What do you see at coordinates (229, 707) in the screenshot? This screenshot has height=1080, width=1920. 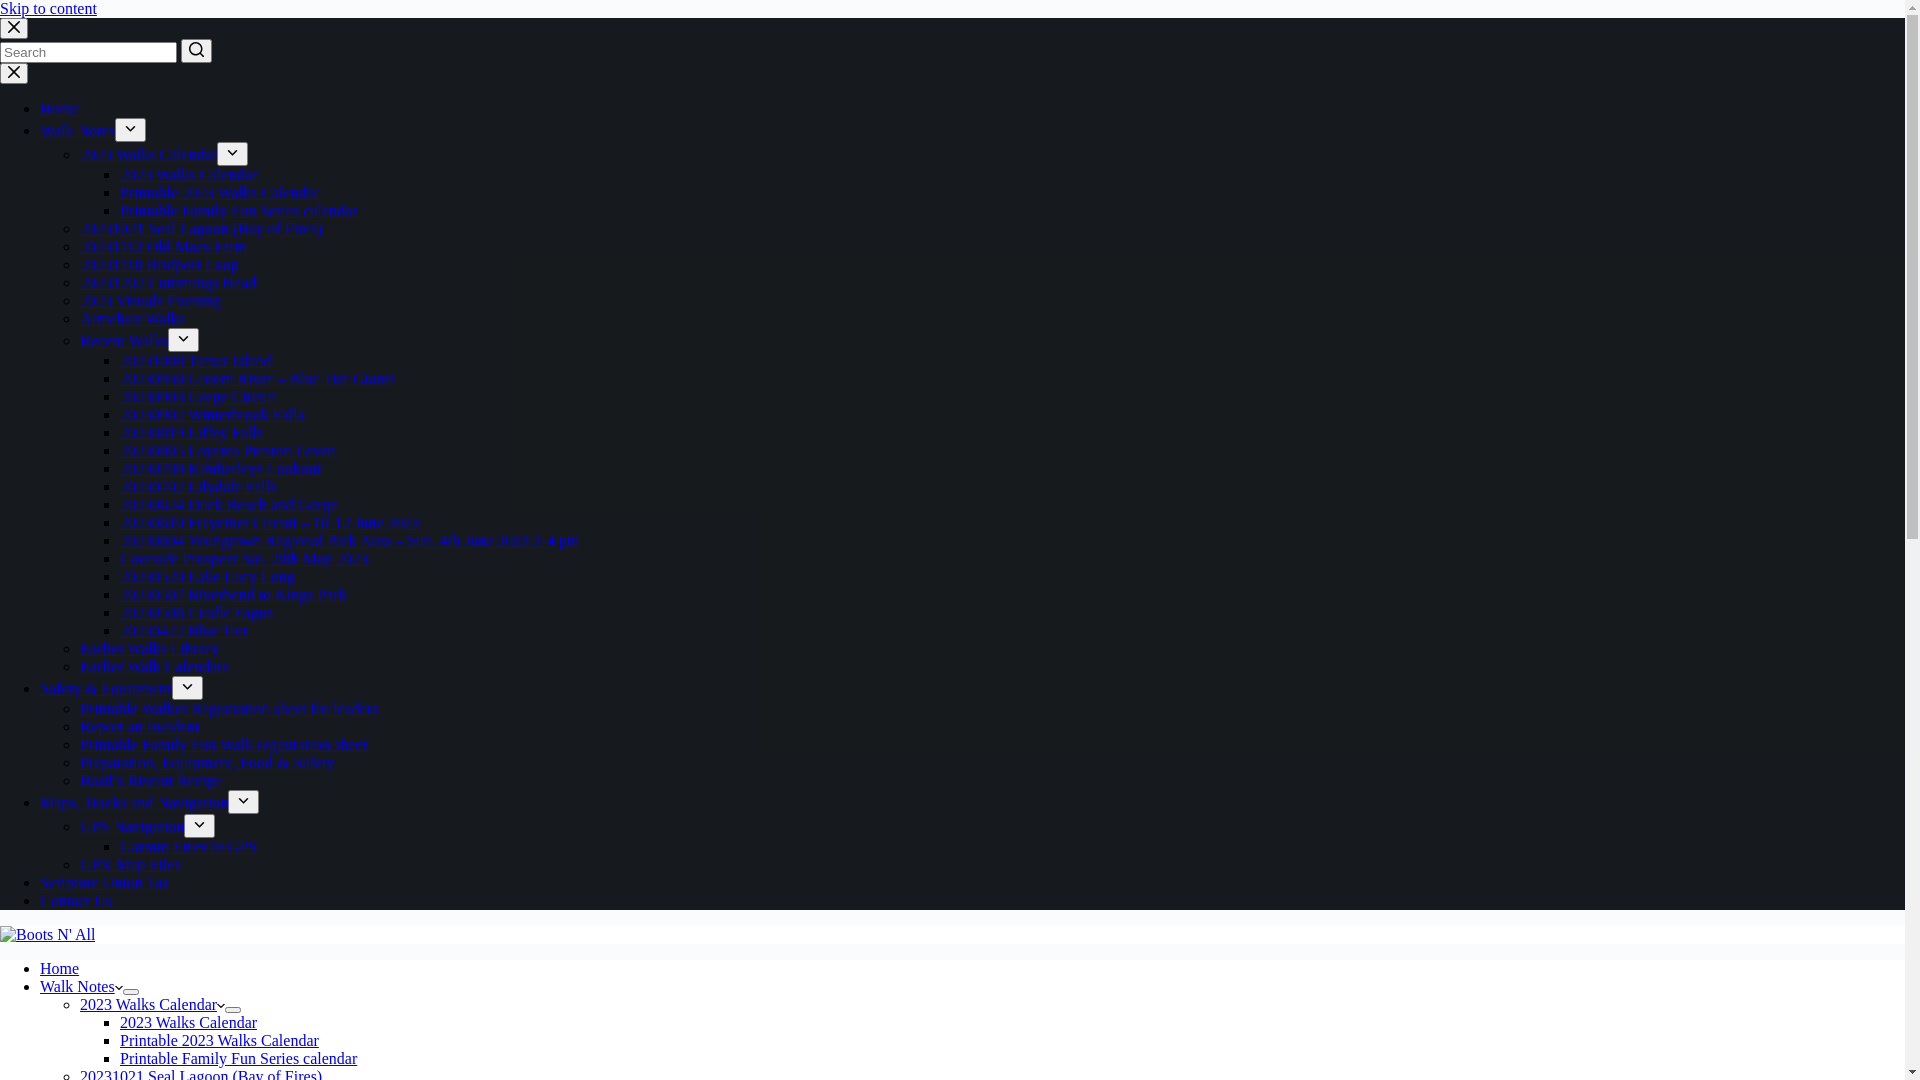 I see `'Printable Walker Registration sheet for leaders'` at bounding box center [229, 707].